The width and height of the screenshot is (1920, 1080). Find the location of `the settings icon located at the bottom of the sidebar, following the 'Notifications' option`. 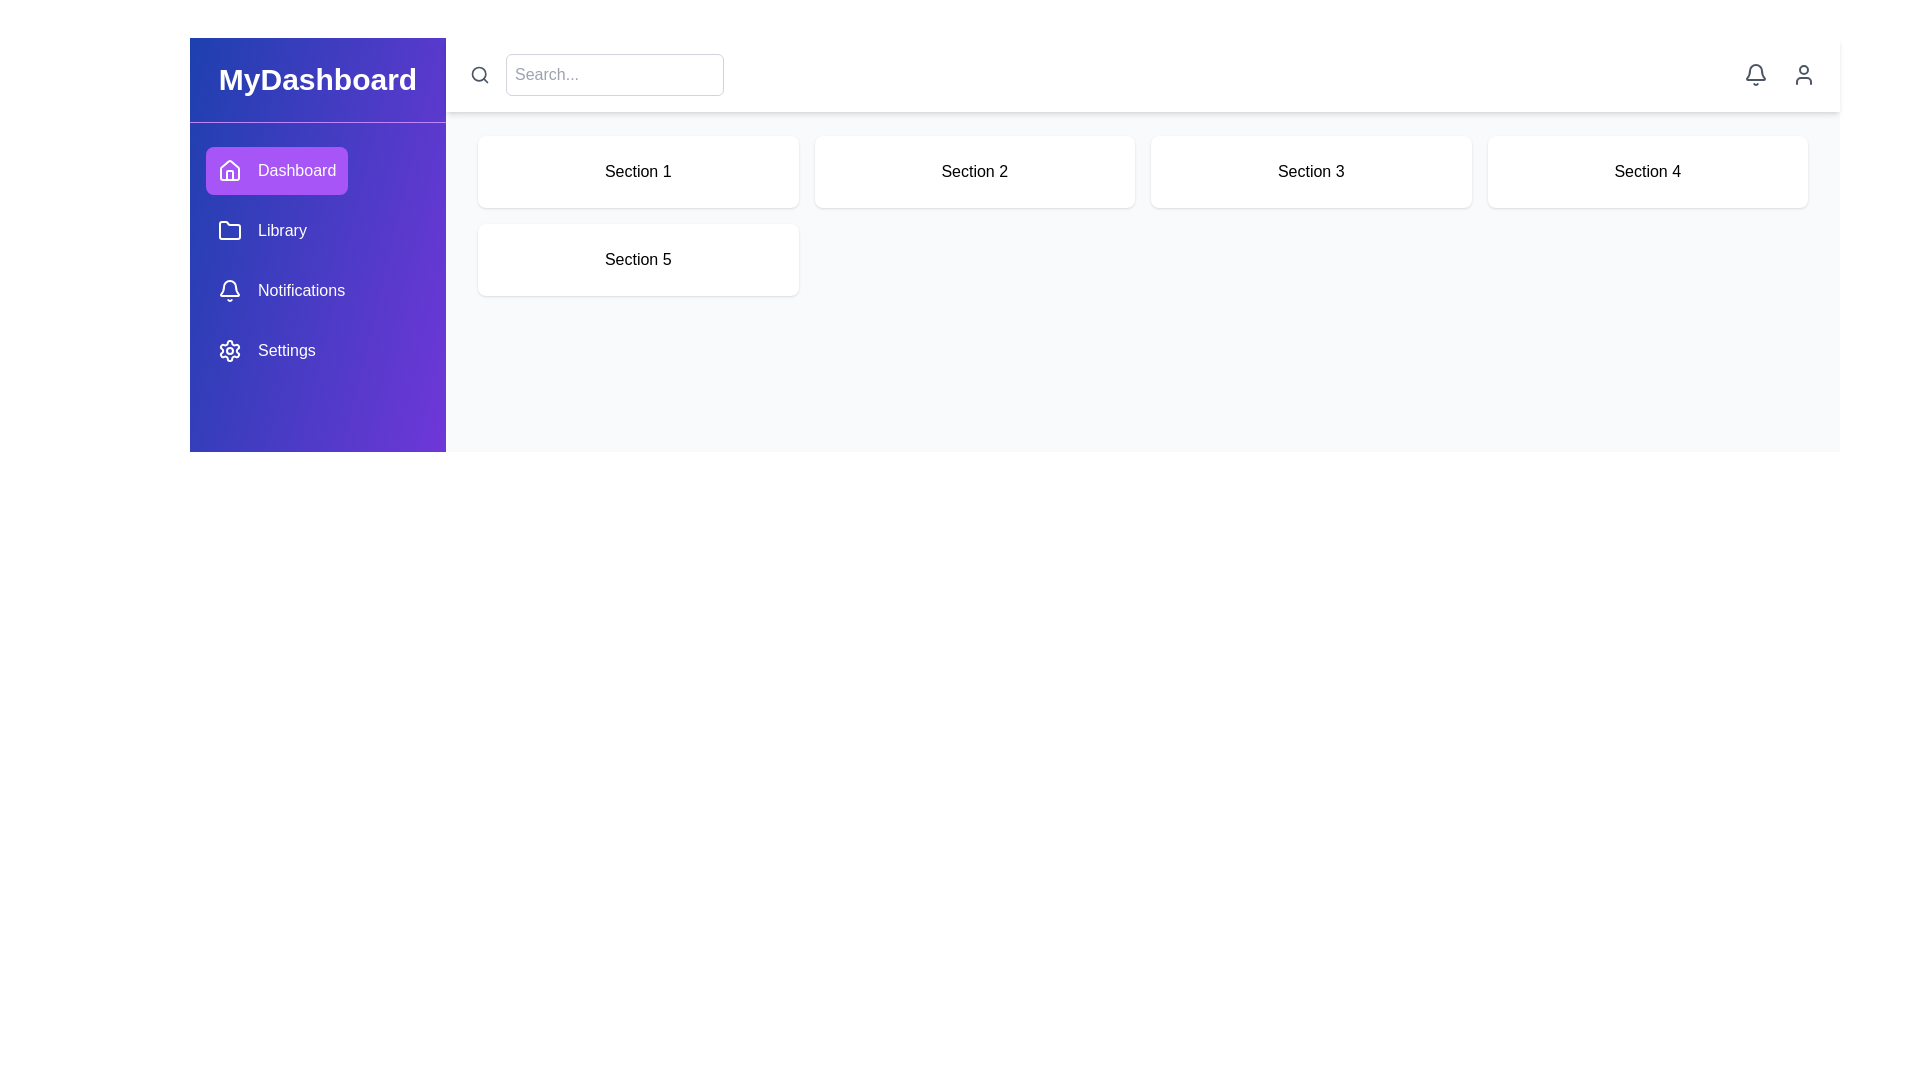

the settings icon located at the bottom of the sidebar, following the 'Notifications' option is located at coordinates (230, 350).